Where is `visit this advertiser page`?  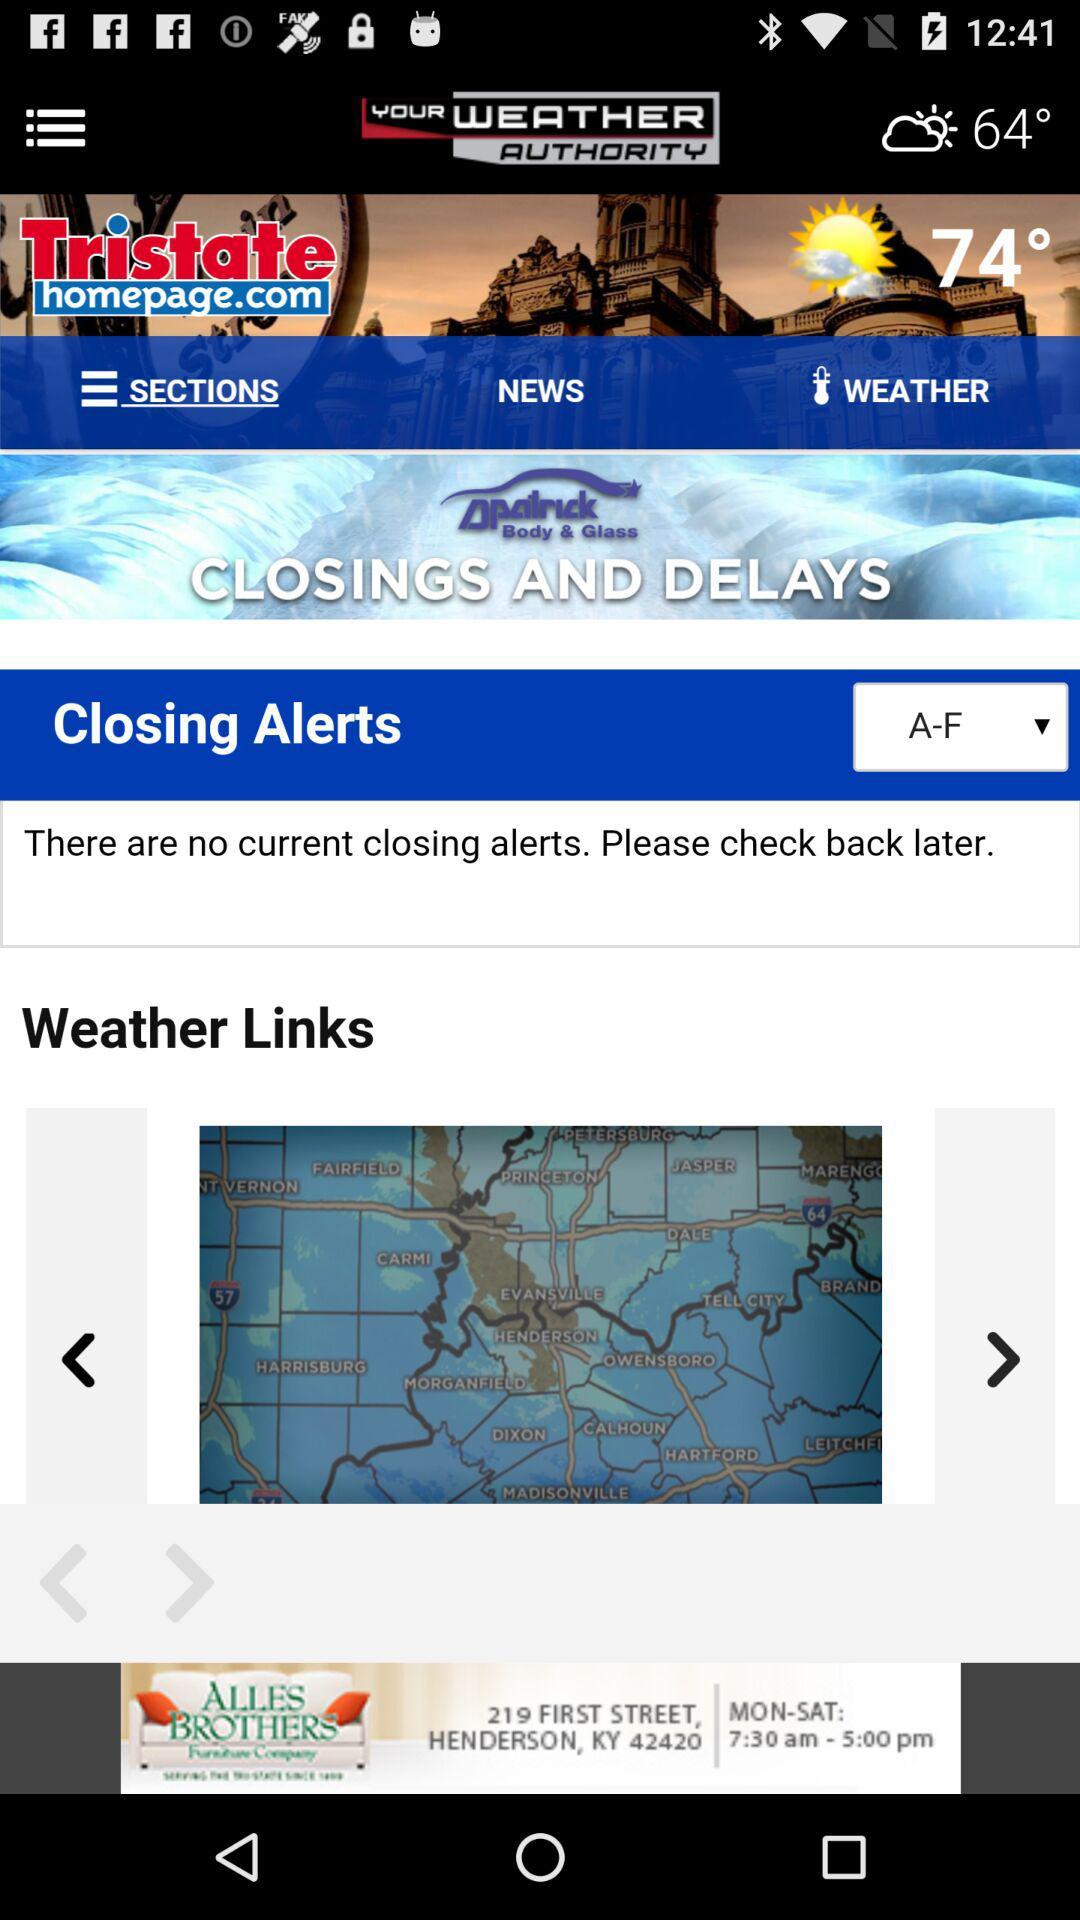 visit this advertiser page is located at coordinates (540, 1727).